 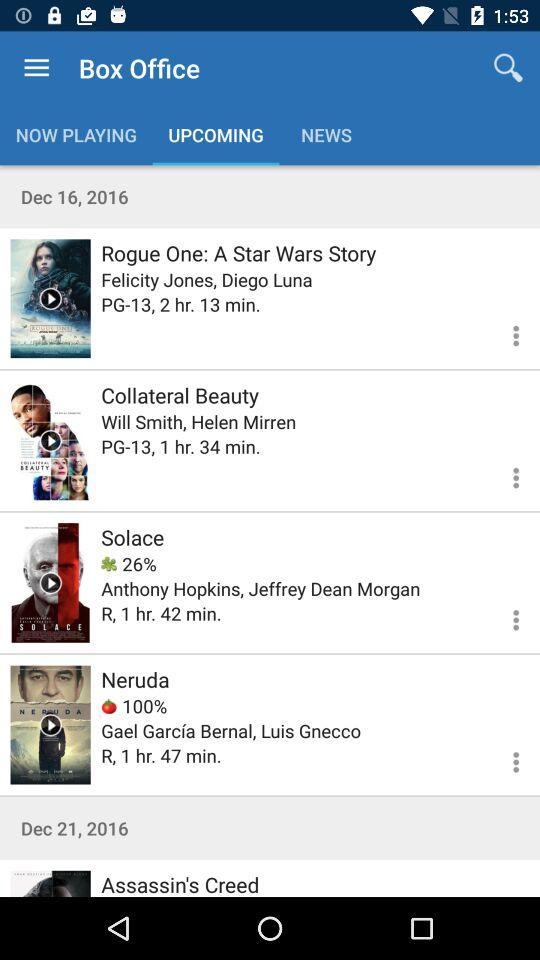 I want to click on just play, so click(x=50, y=440).